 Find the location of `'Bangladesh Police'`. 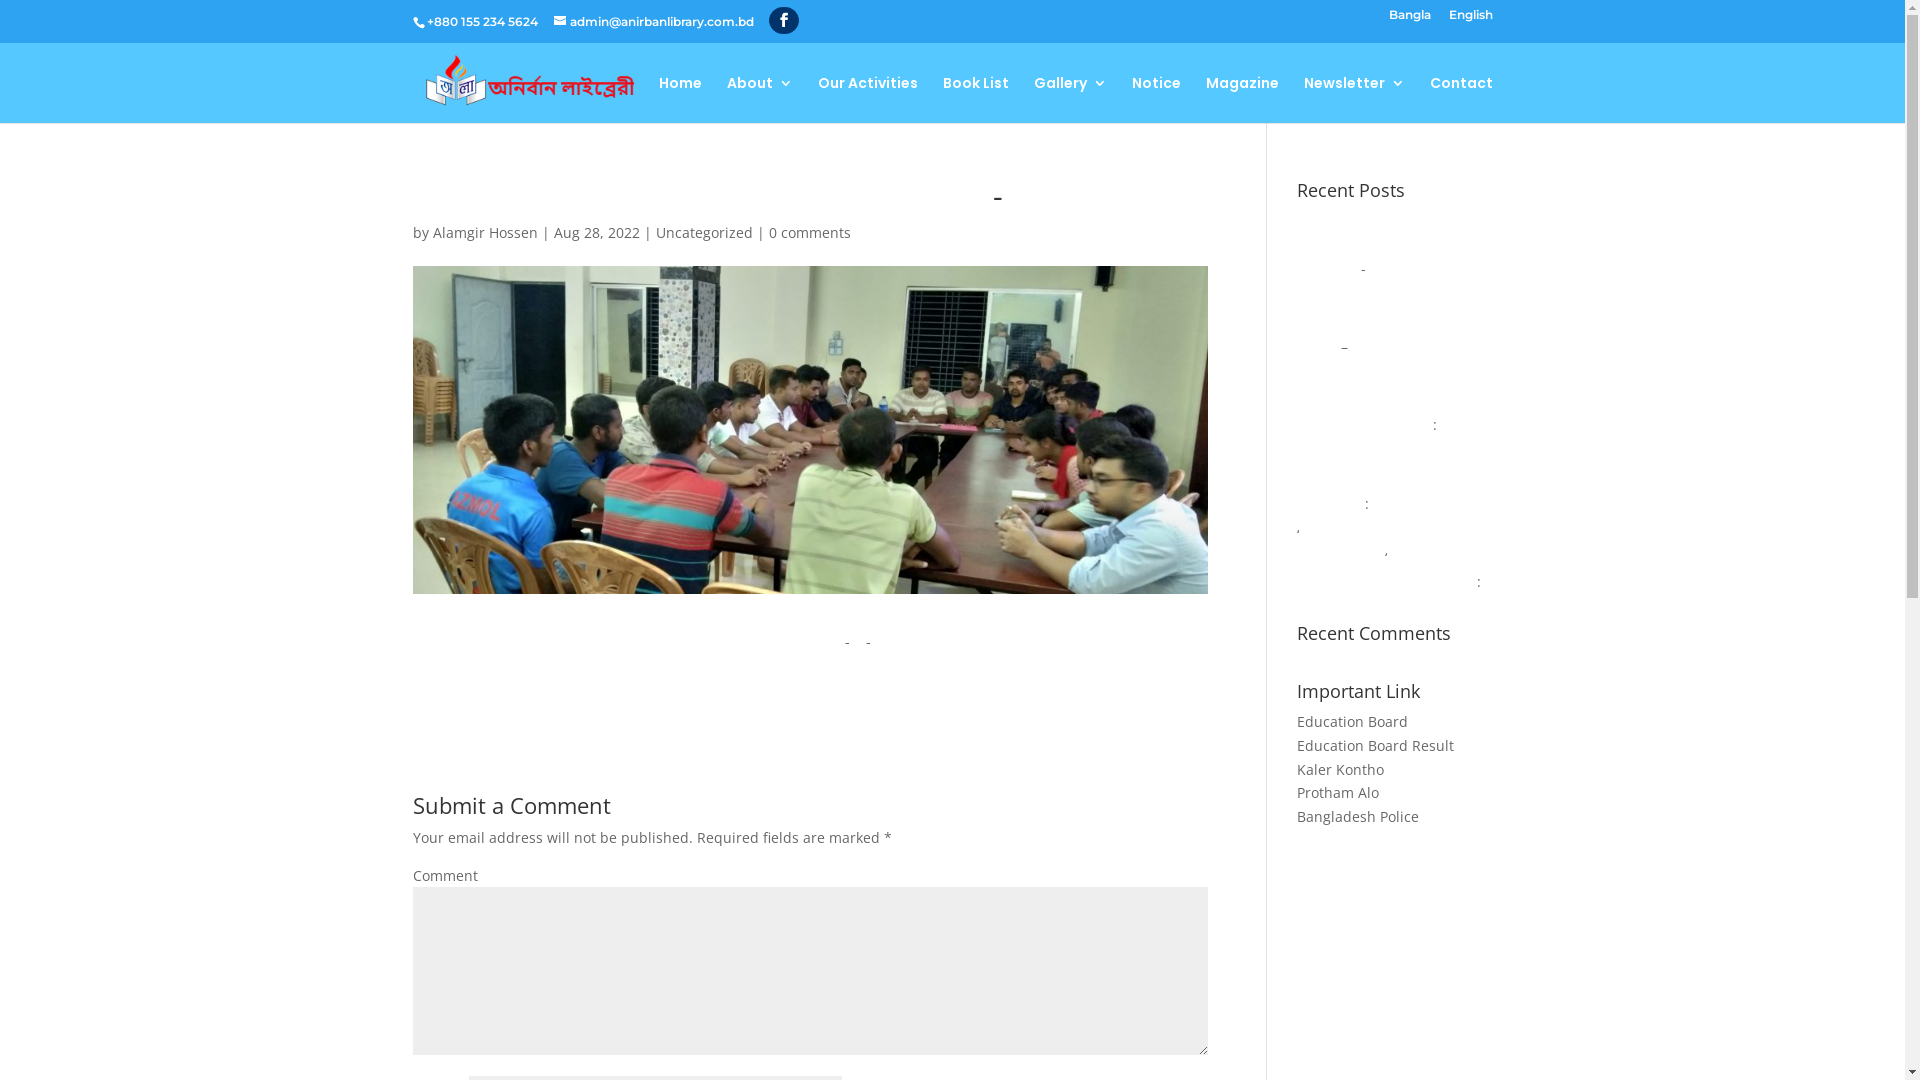

'Bangladesh Police' is located at coordinates (1358, 816).